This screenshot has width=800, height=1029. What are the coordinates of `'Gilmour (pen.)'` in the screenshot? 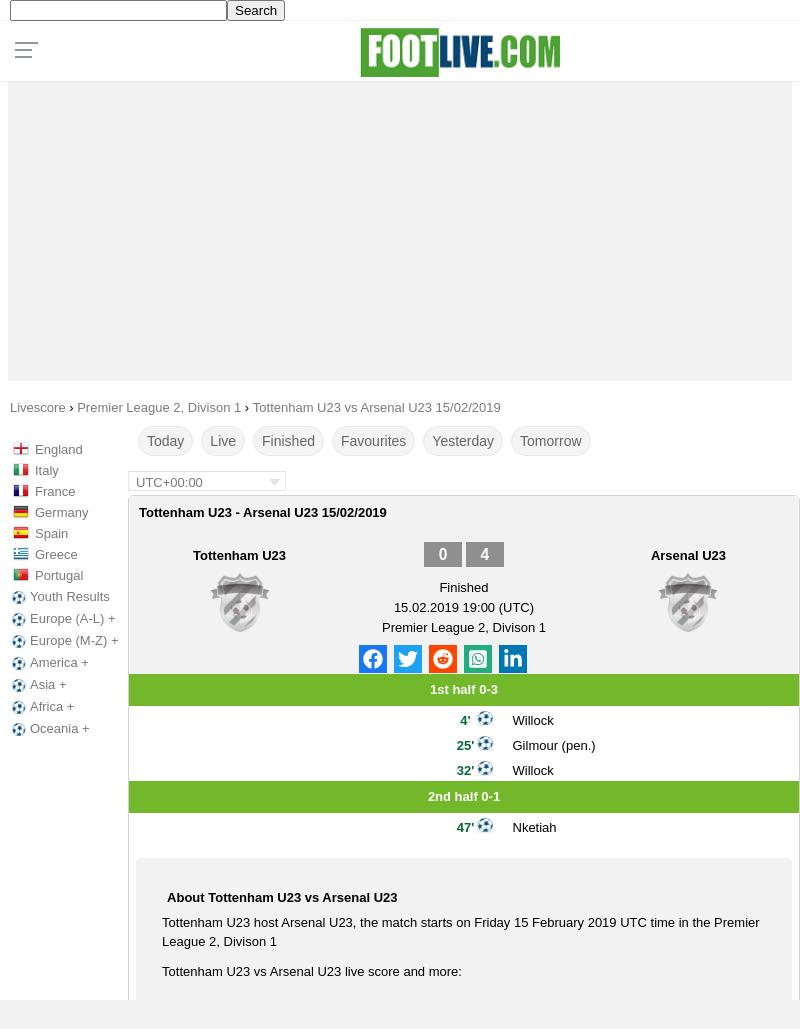 It's located at (553, 745).